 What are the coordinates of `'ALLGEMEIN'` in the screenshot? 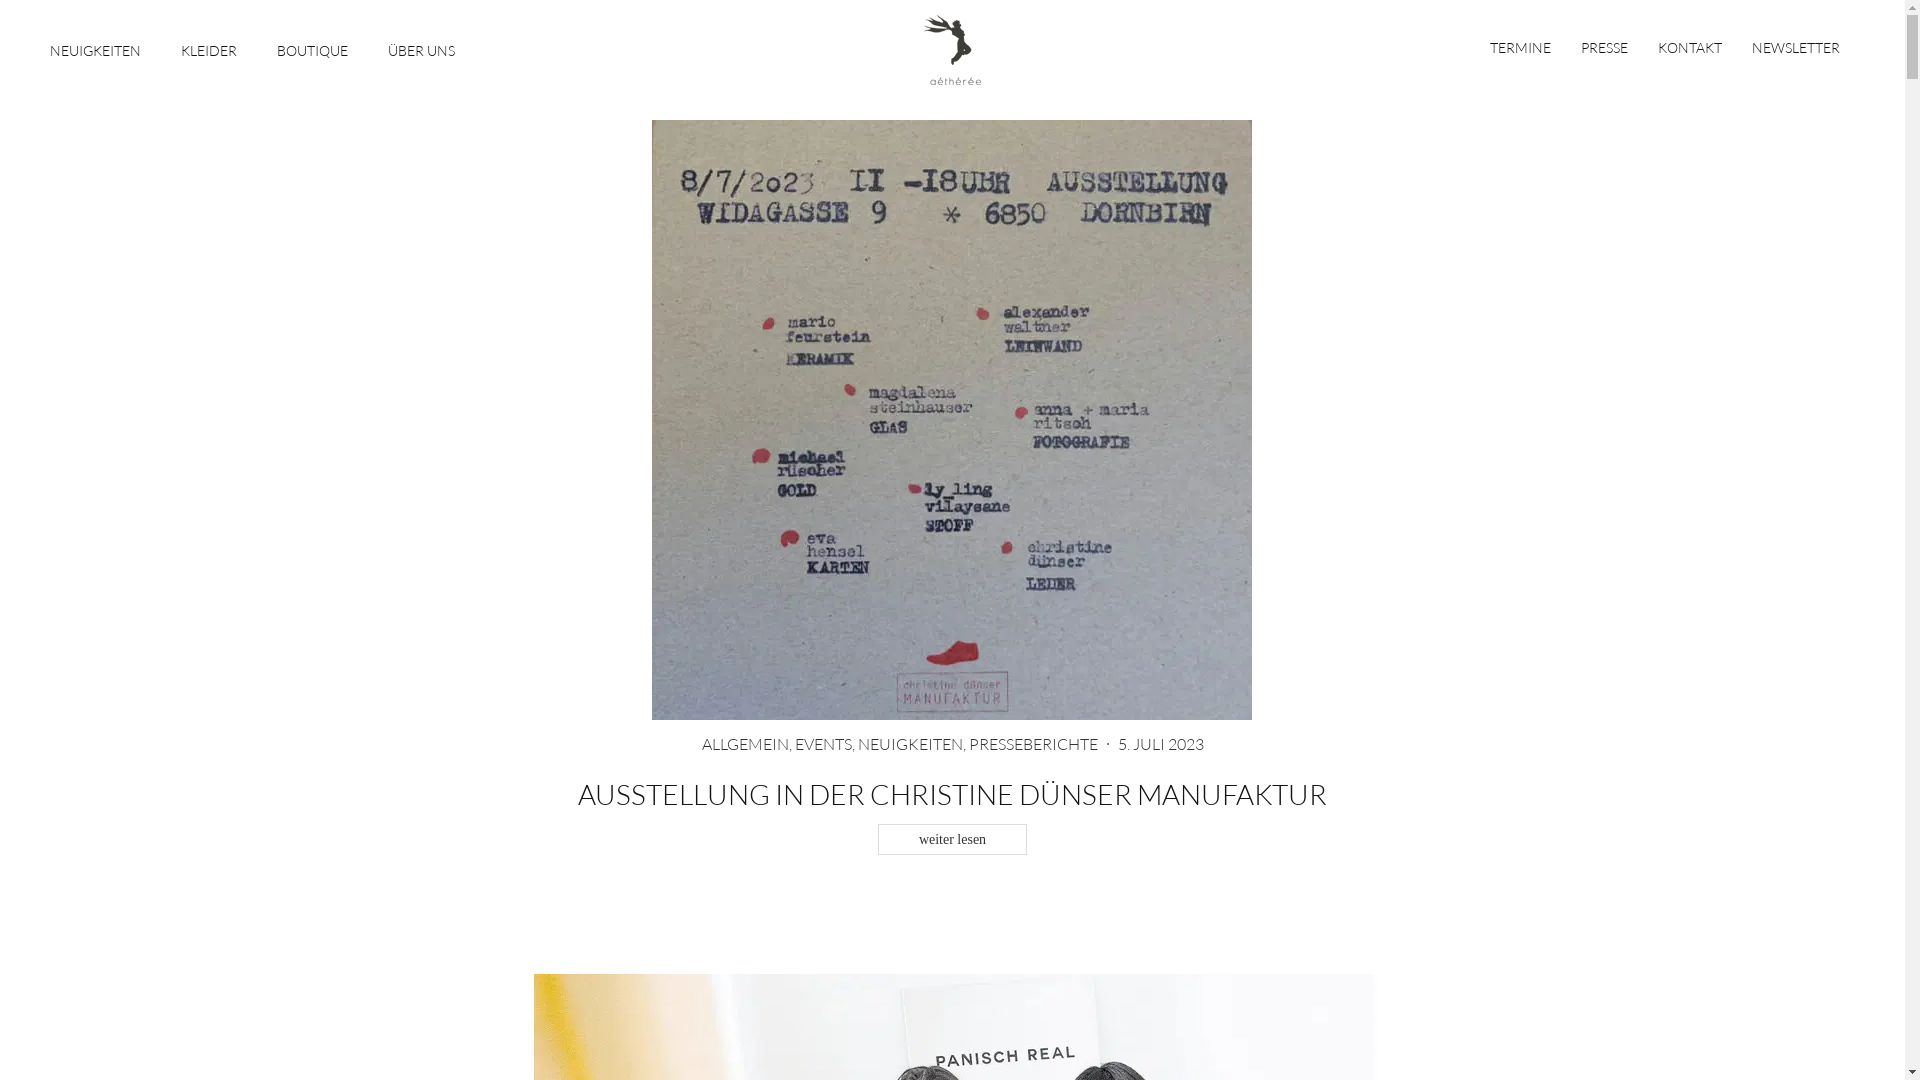 It's located at (701, 744).